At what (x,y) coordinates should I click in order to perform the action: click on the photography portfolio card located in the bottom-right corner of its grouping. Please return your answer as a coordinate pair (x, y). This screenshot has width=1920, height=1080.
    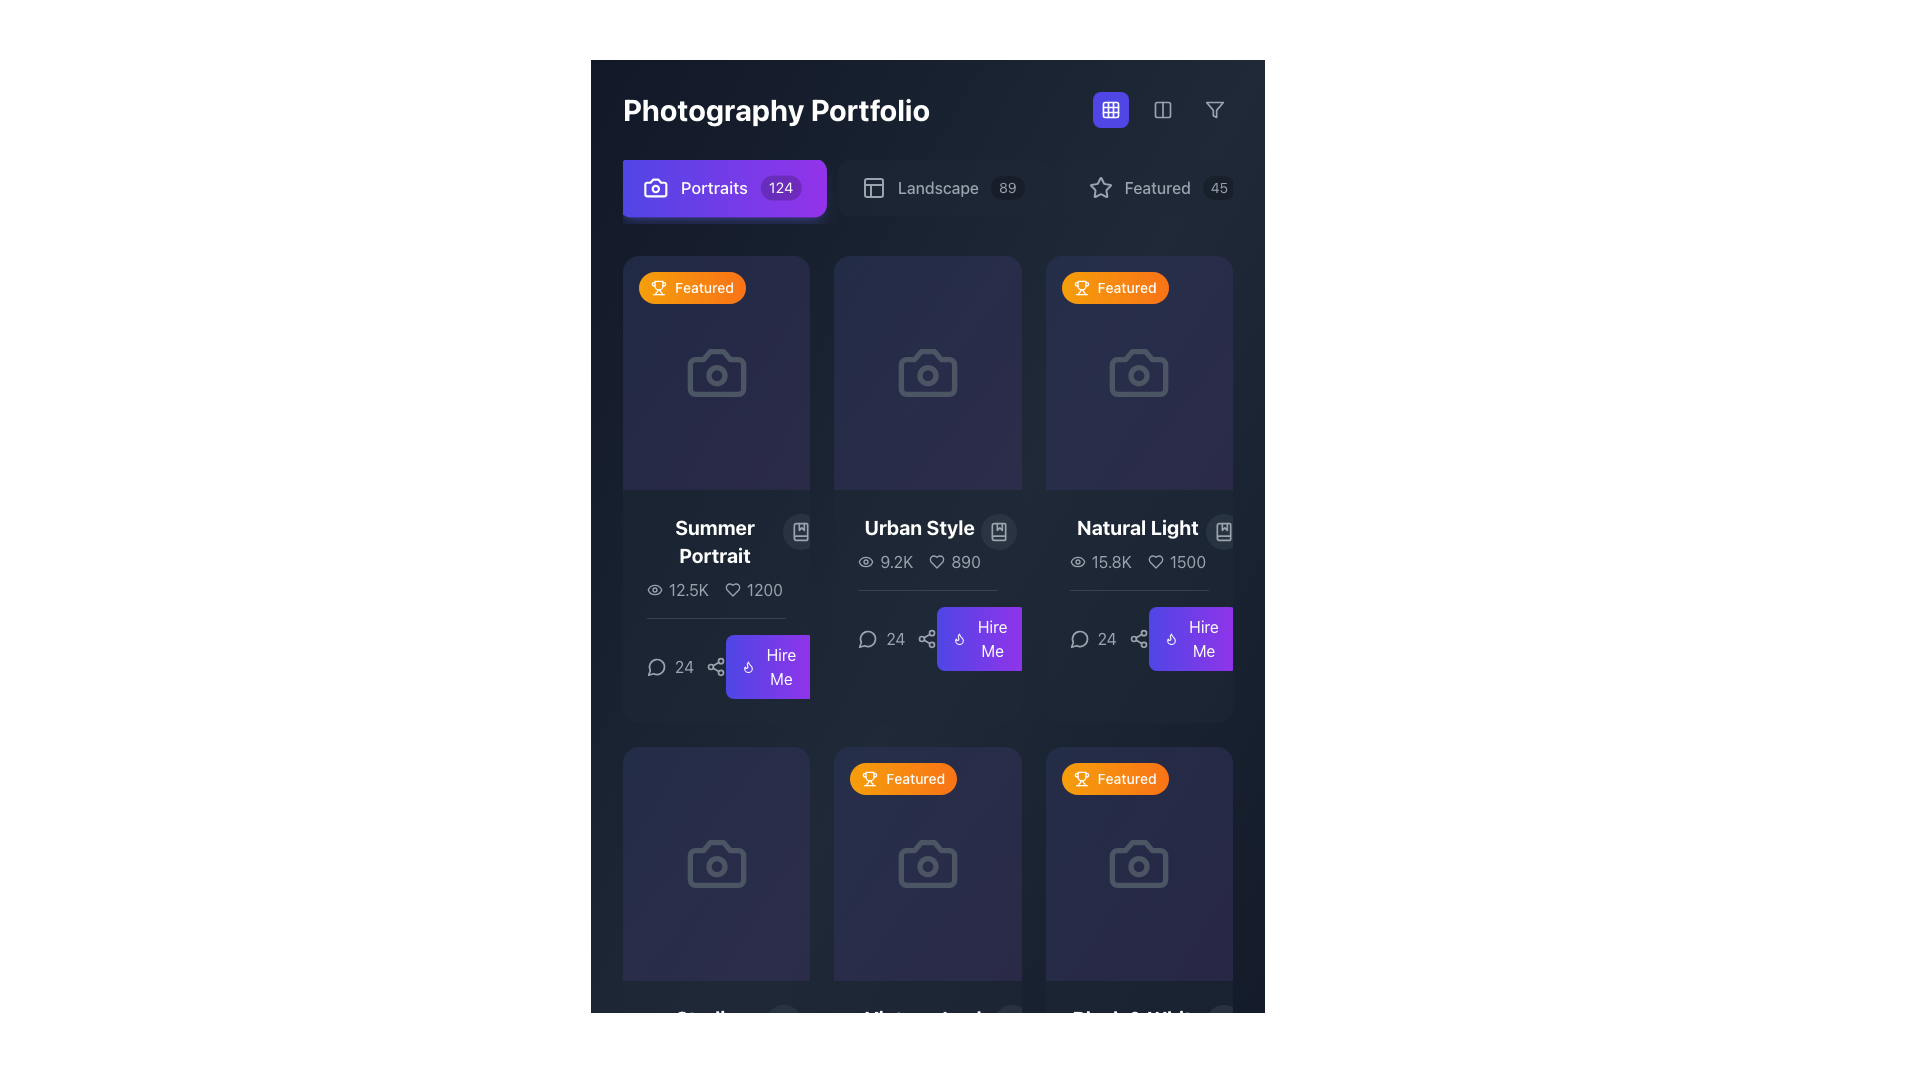
    Looking at the image, I should click on (1139, 863).